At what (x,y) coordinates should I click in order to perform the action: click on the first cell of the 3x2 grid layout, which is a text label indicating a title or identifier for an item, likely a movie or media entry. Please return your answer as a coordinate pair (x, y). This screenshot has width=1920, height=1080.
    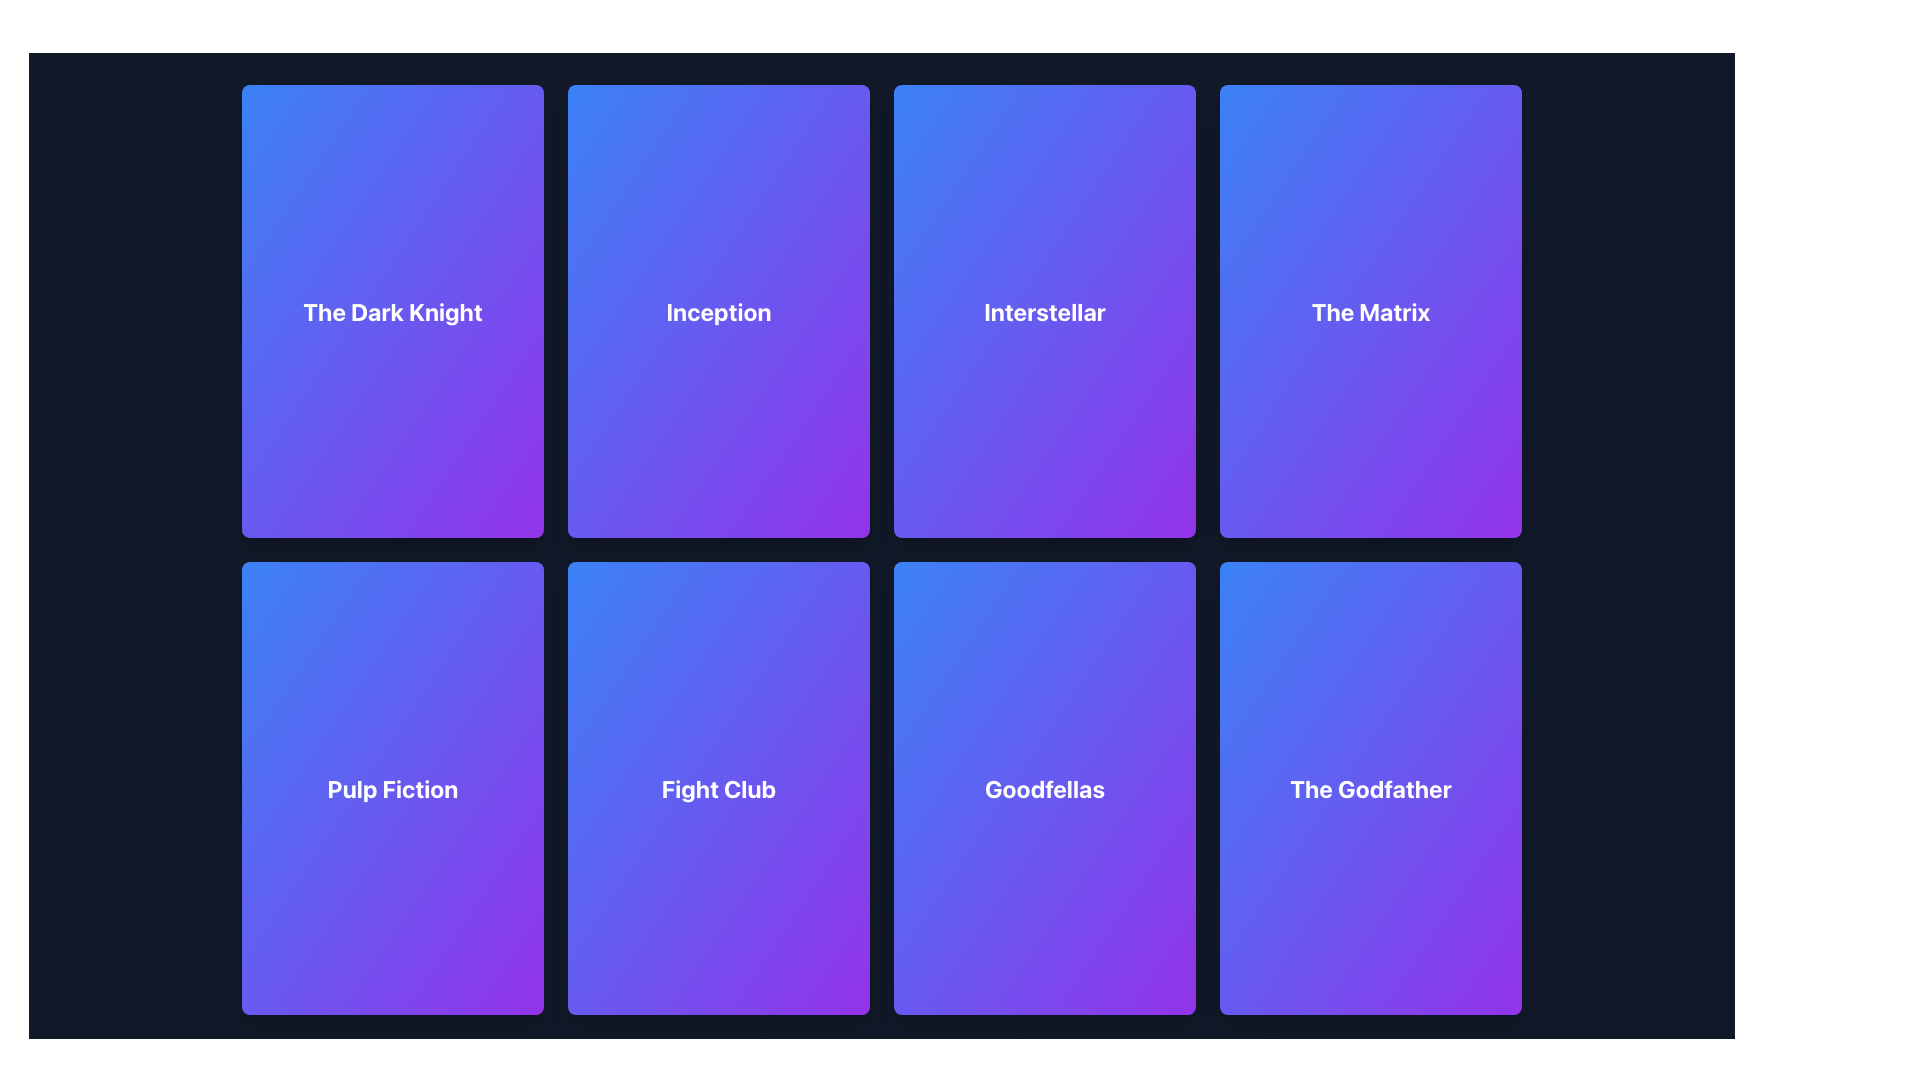
    Looking at the image, I should click on (393, 311).